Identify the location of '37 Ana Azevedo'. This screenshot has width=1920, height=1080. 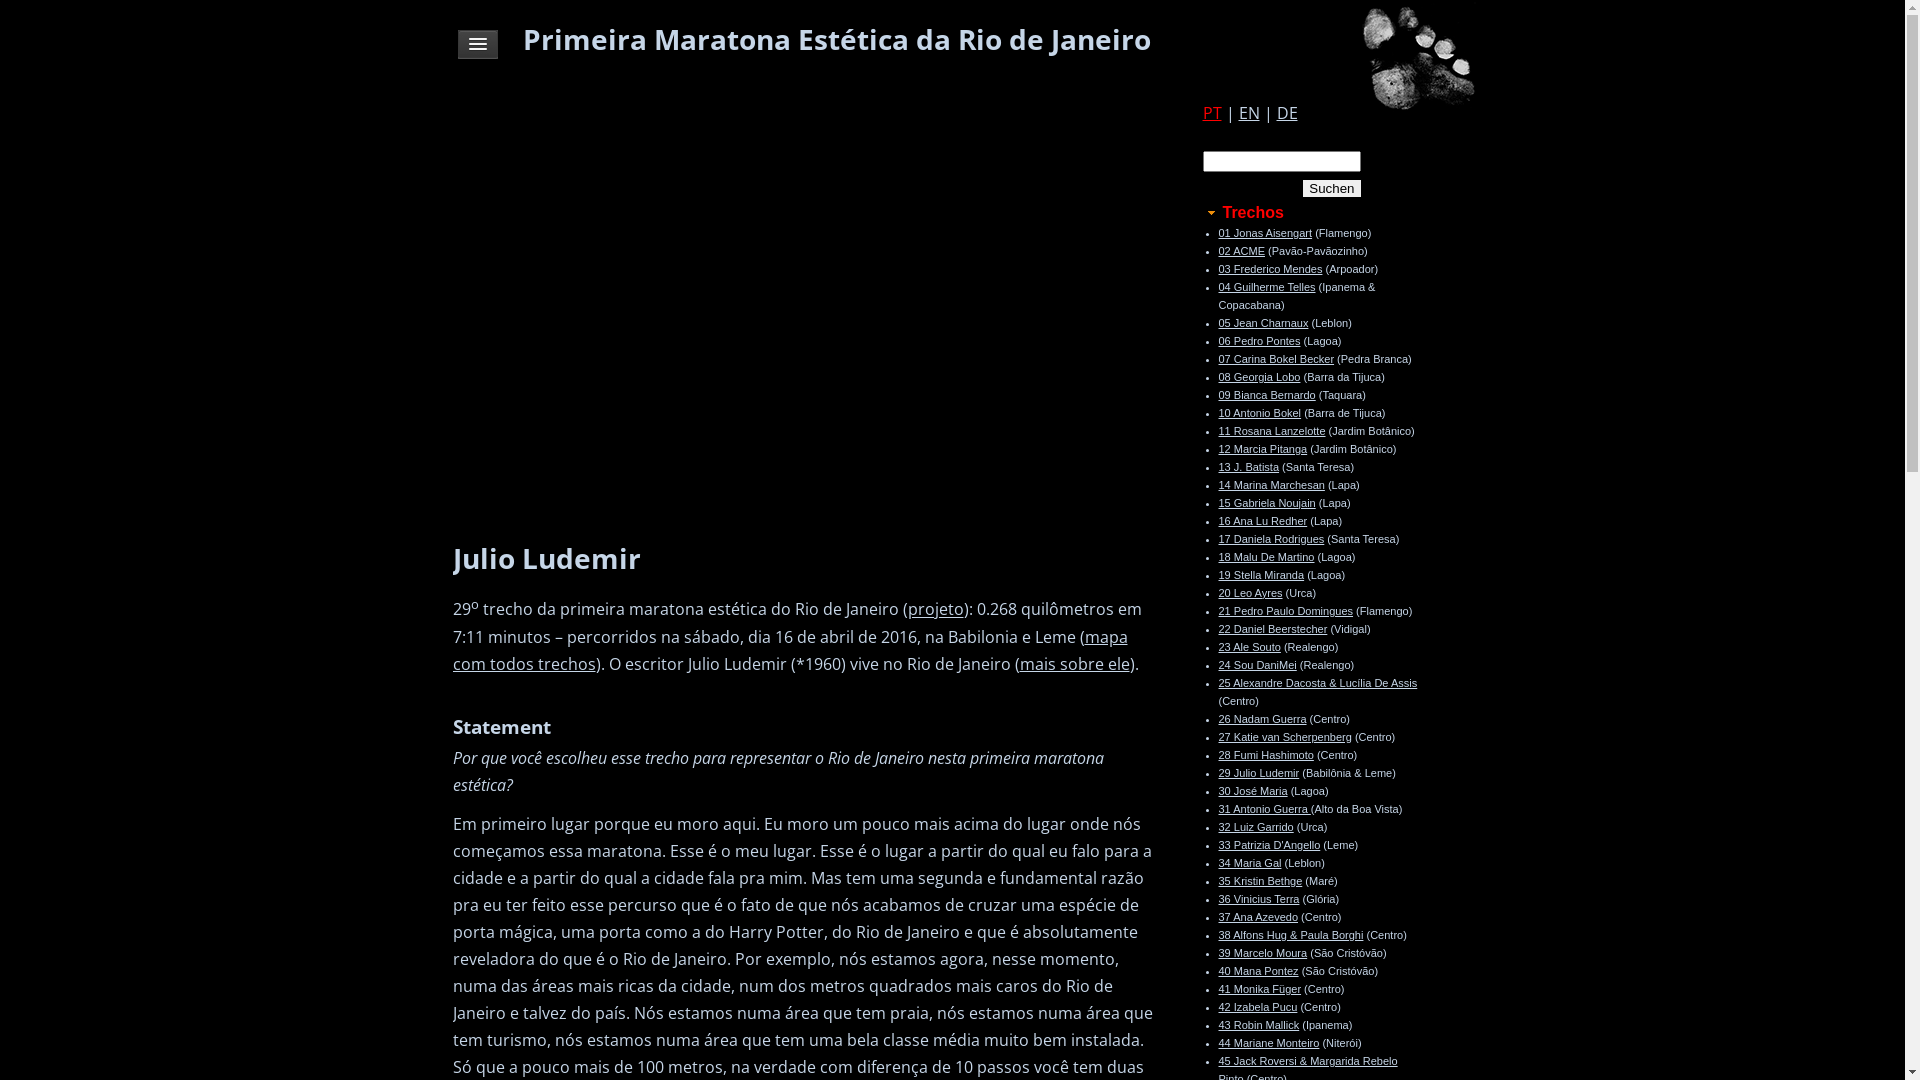
(1256, 917).